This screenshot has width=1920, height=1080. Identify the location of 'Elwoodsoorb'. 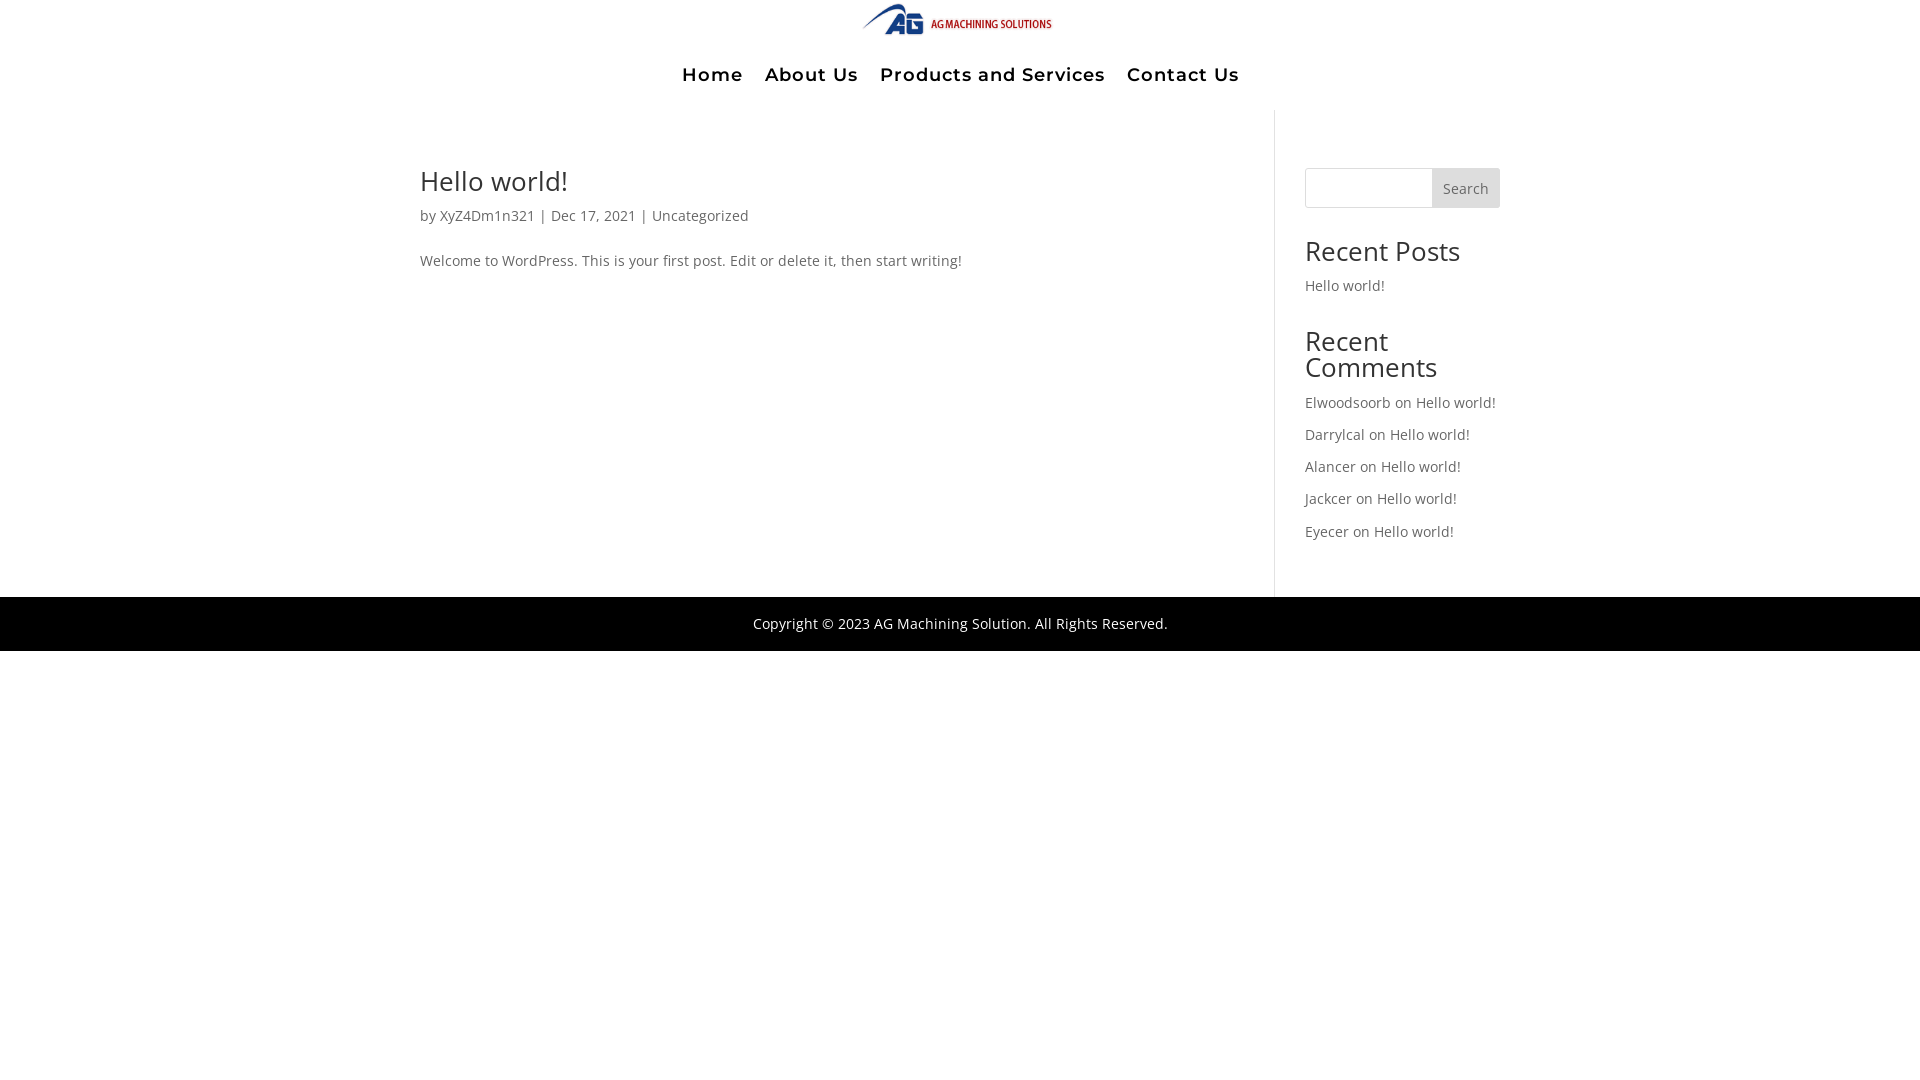
(1348, 402).